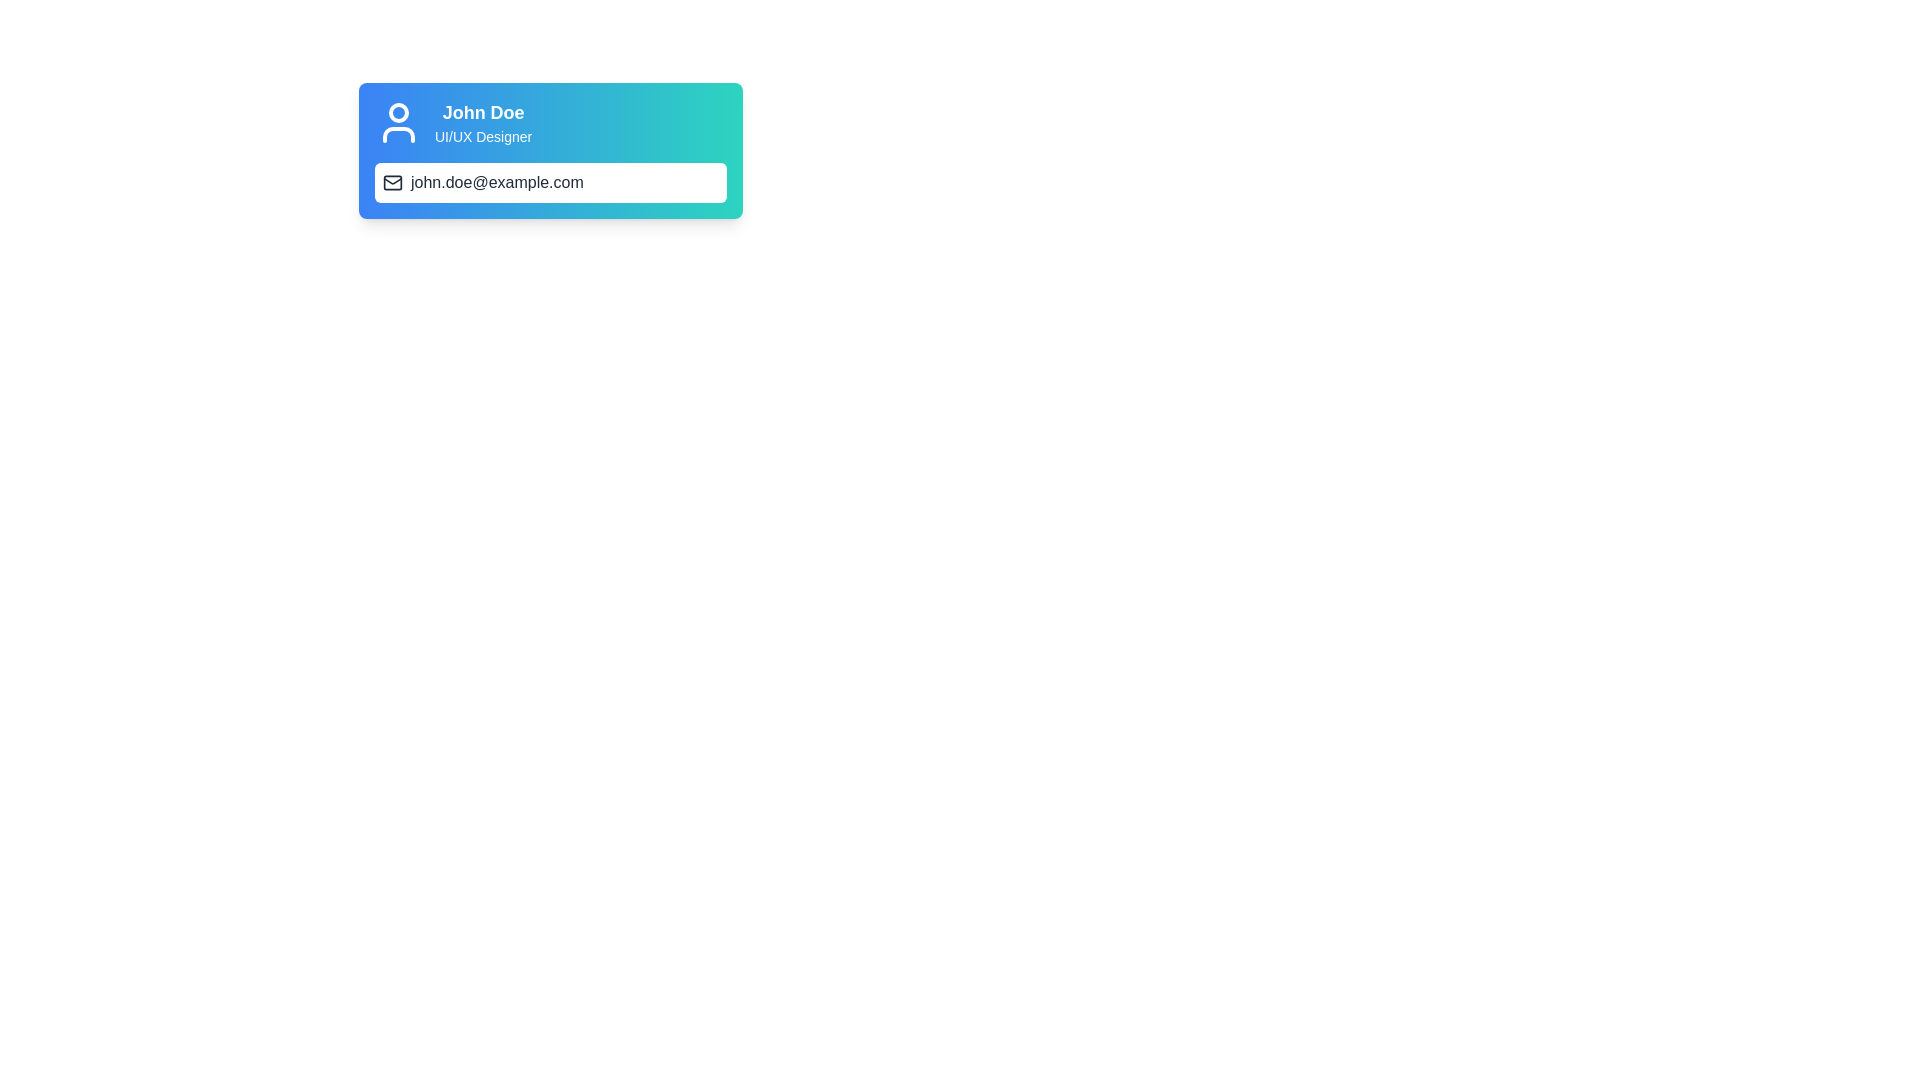 Image resolution: width=1920 pixels, height=1080 pixels. What do you see at coordinates (497, 182) in the screenshot?
I see `the email address display element that shows 'john.doe@example.com' within the user profile card` at bounding box center [497, 182].